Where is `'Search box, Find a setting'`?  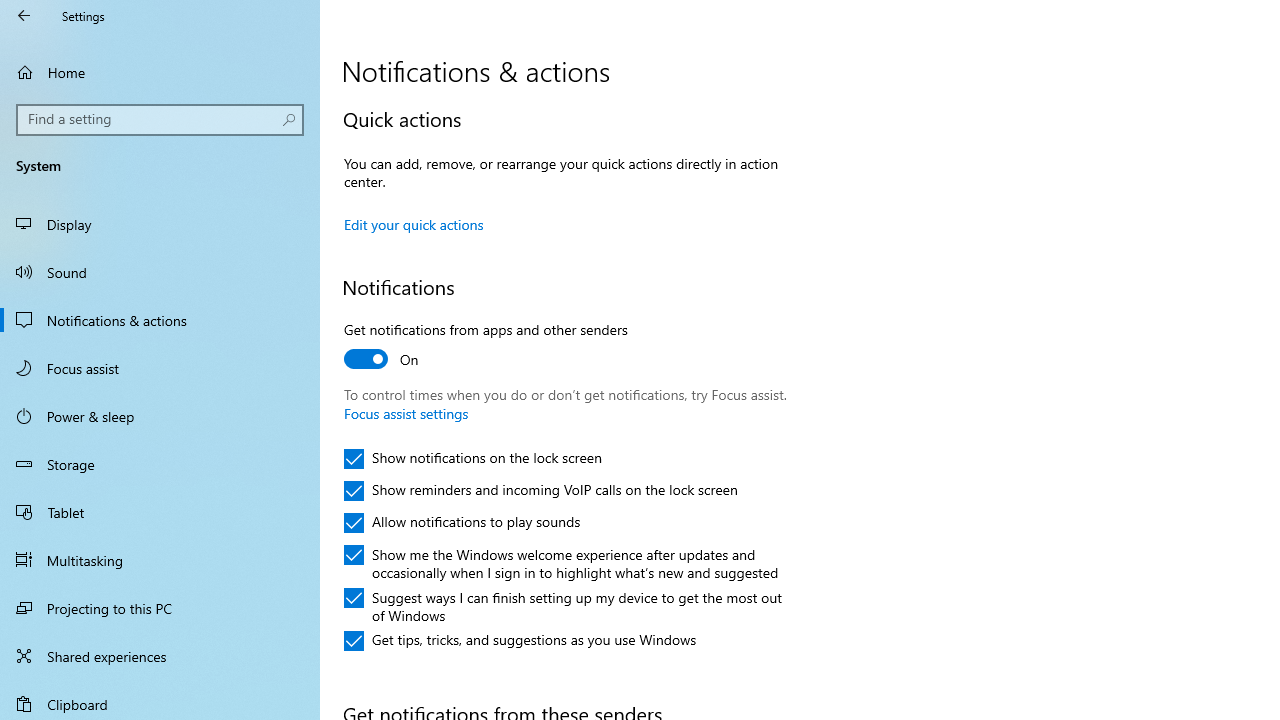 'Search box, Find a setting' is located at coordinates (160, 119).